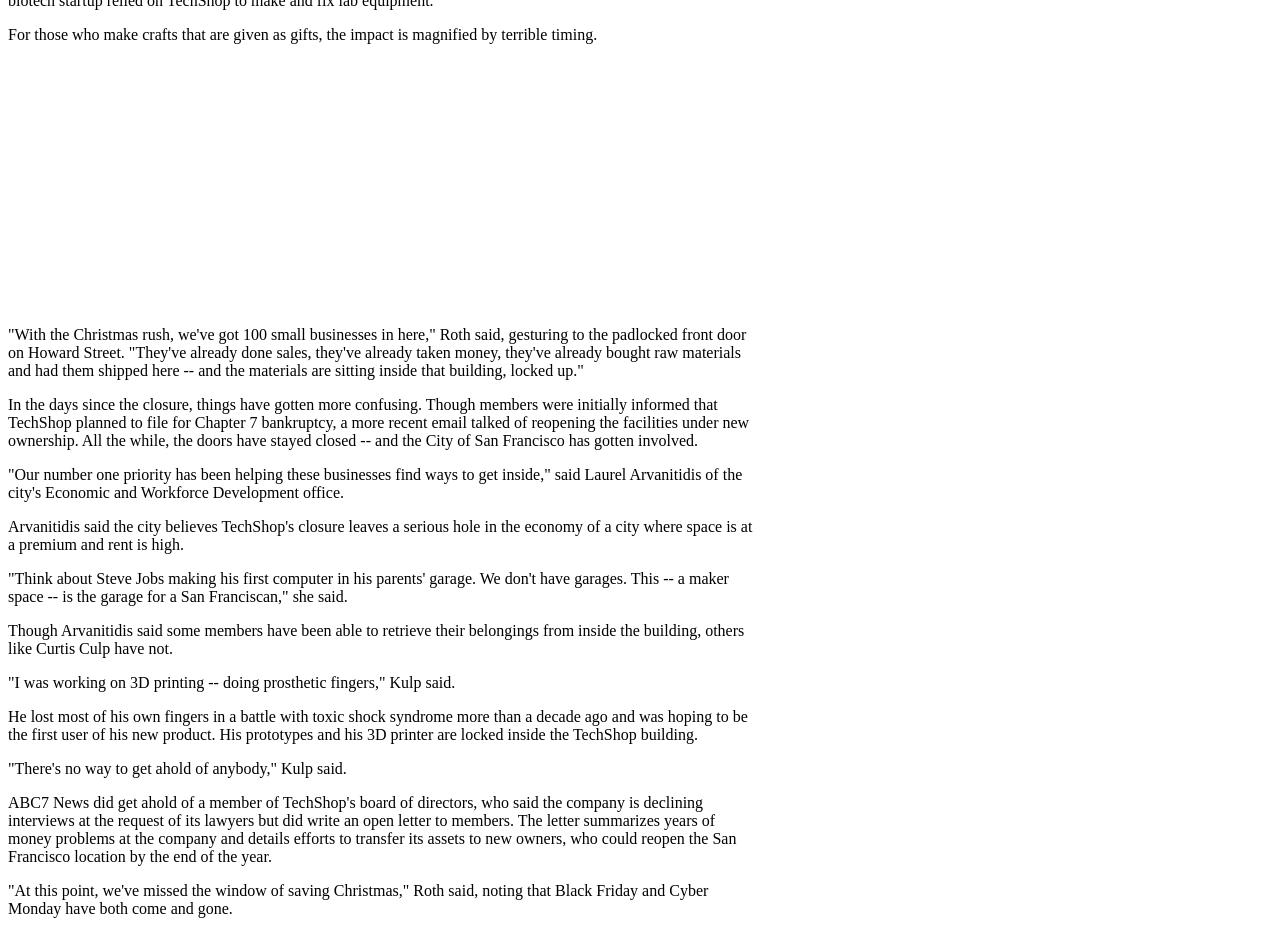 The image size is (1288, 928). What do you see at coordinates (367, 587) in the screenshot?
I see `'"Think about Steve Jobs making his first computer in his parents' garage. We don't have garages. This -- a maker space -- is the garage for a San Franciscan," she said.'` at bounding box center [367, 587].